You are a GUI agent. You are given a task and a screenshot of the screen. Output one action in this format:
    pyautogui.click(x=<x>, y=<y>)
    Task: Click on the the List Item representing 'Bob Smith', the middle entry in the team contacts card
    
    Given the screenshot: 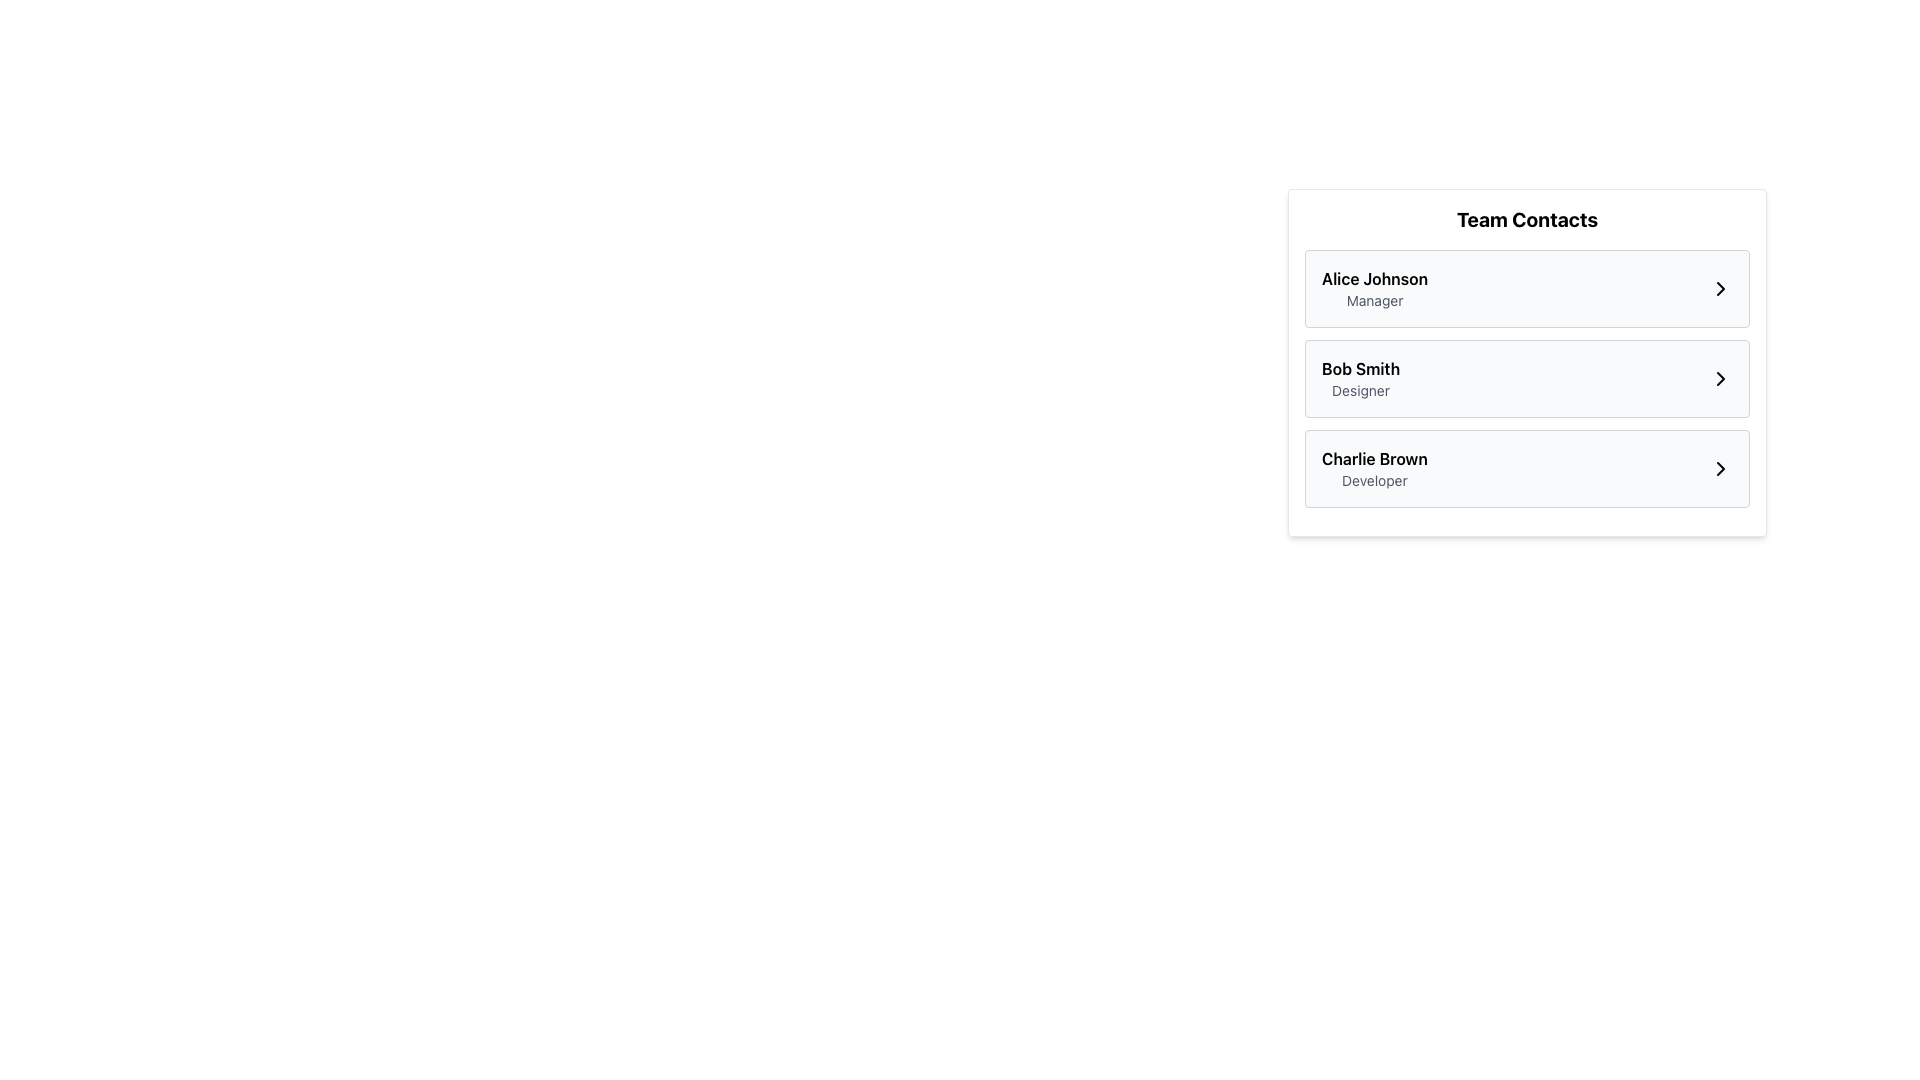 What is the action you would take?
    pyautogui.click(x=1526, y=362)
    